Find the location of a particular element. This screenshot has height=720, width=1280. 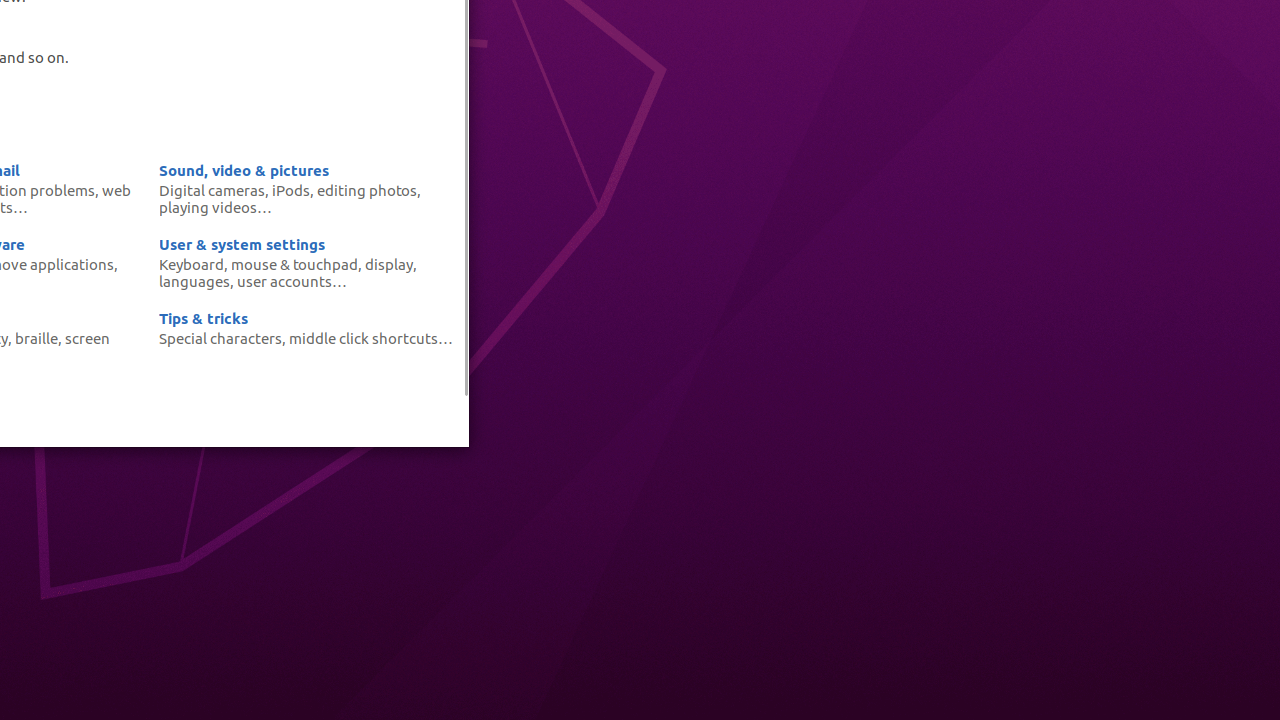

'user accounts' is located at coordinates (283, 281).